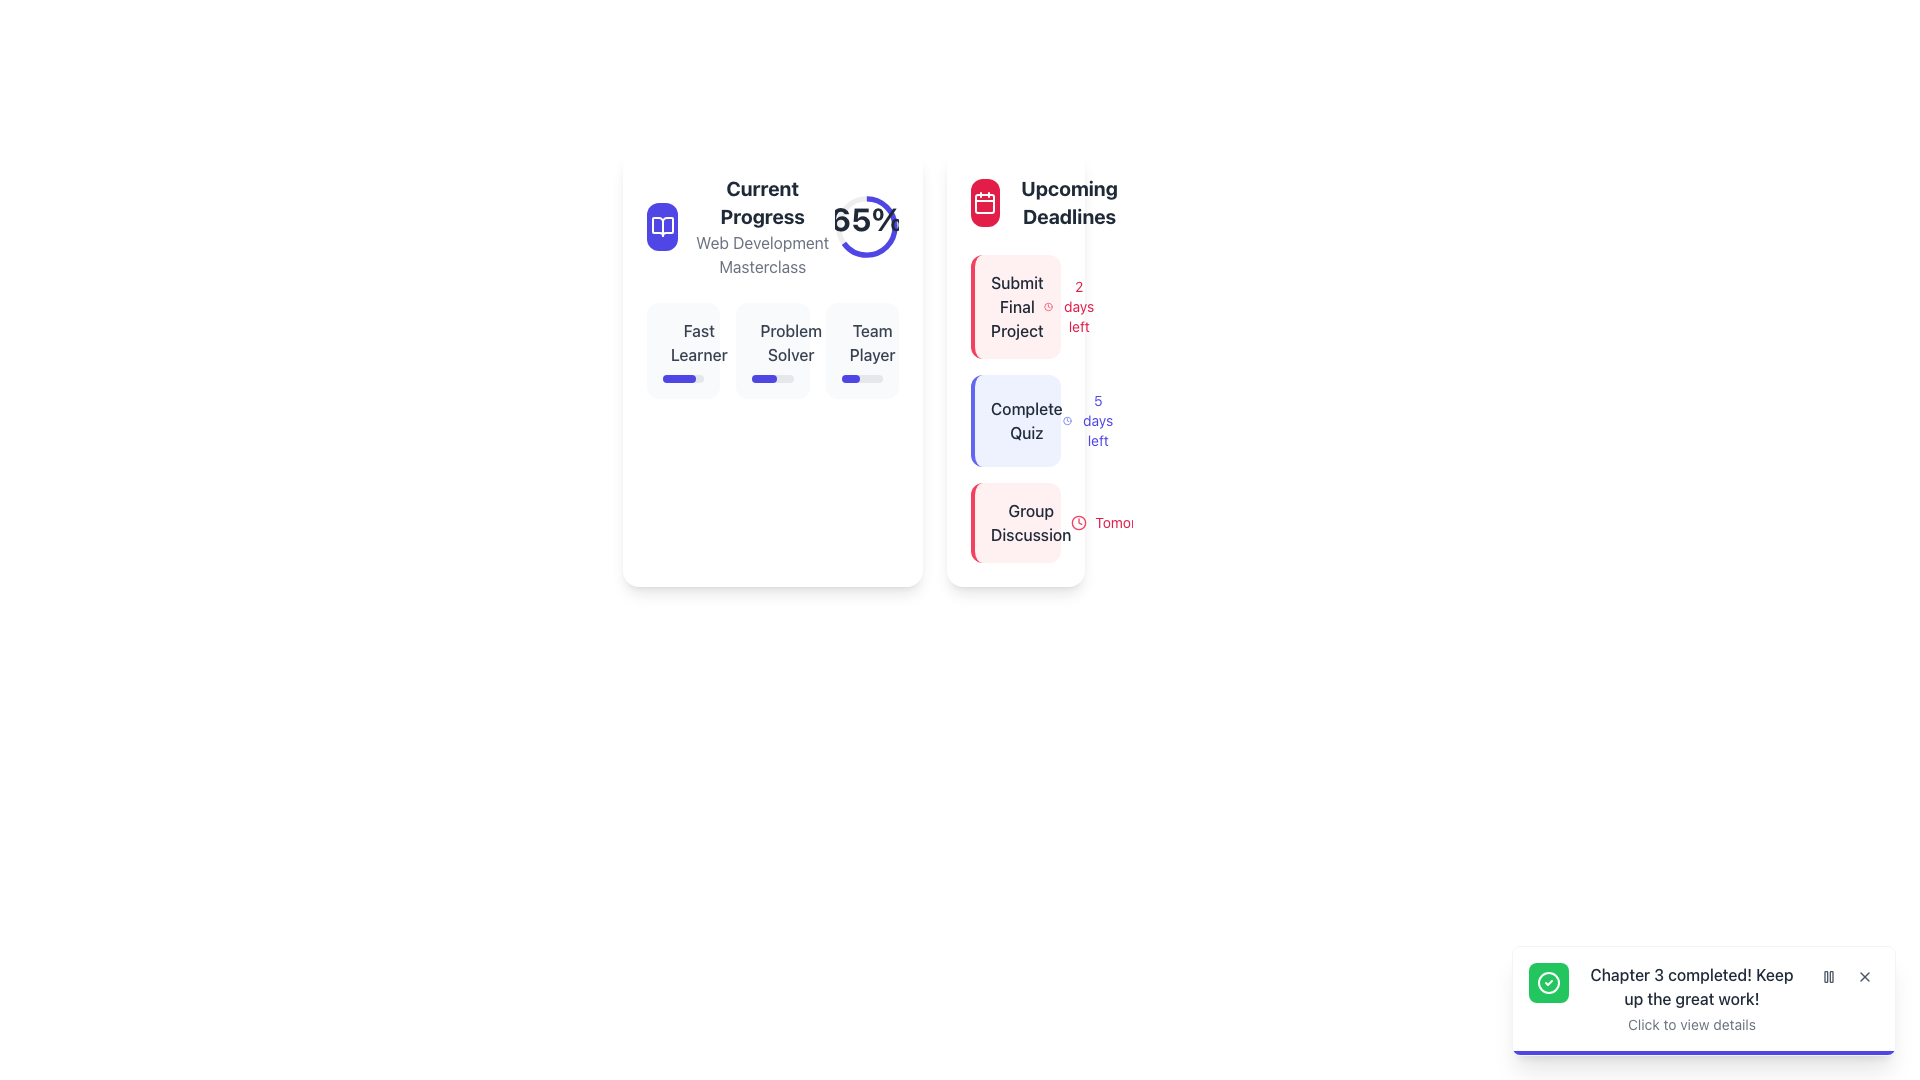  Describe the element at coordinates (1048, 203) in the screenshot. I see `the 'Upcoming Deadlines' section header which features a calendar icon on a rose-red background` at that location.